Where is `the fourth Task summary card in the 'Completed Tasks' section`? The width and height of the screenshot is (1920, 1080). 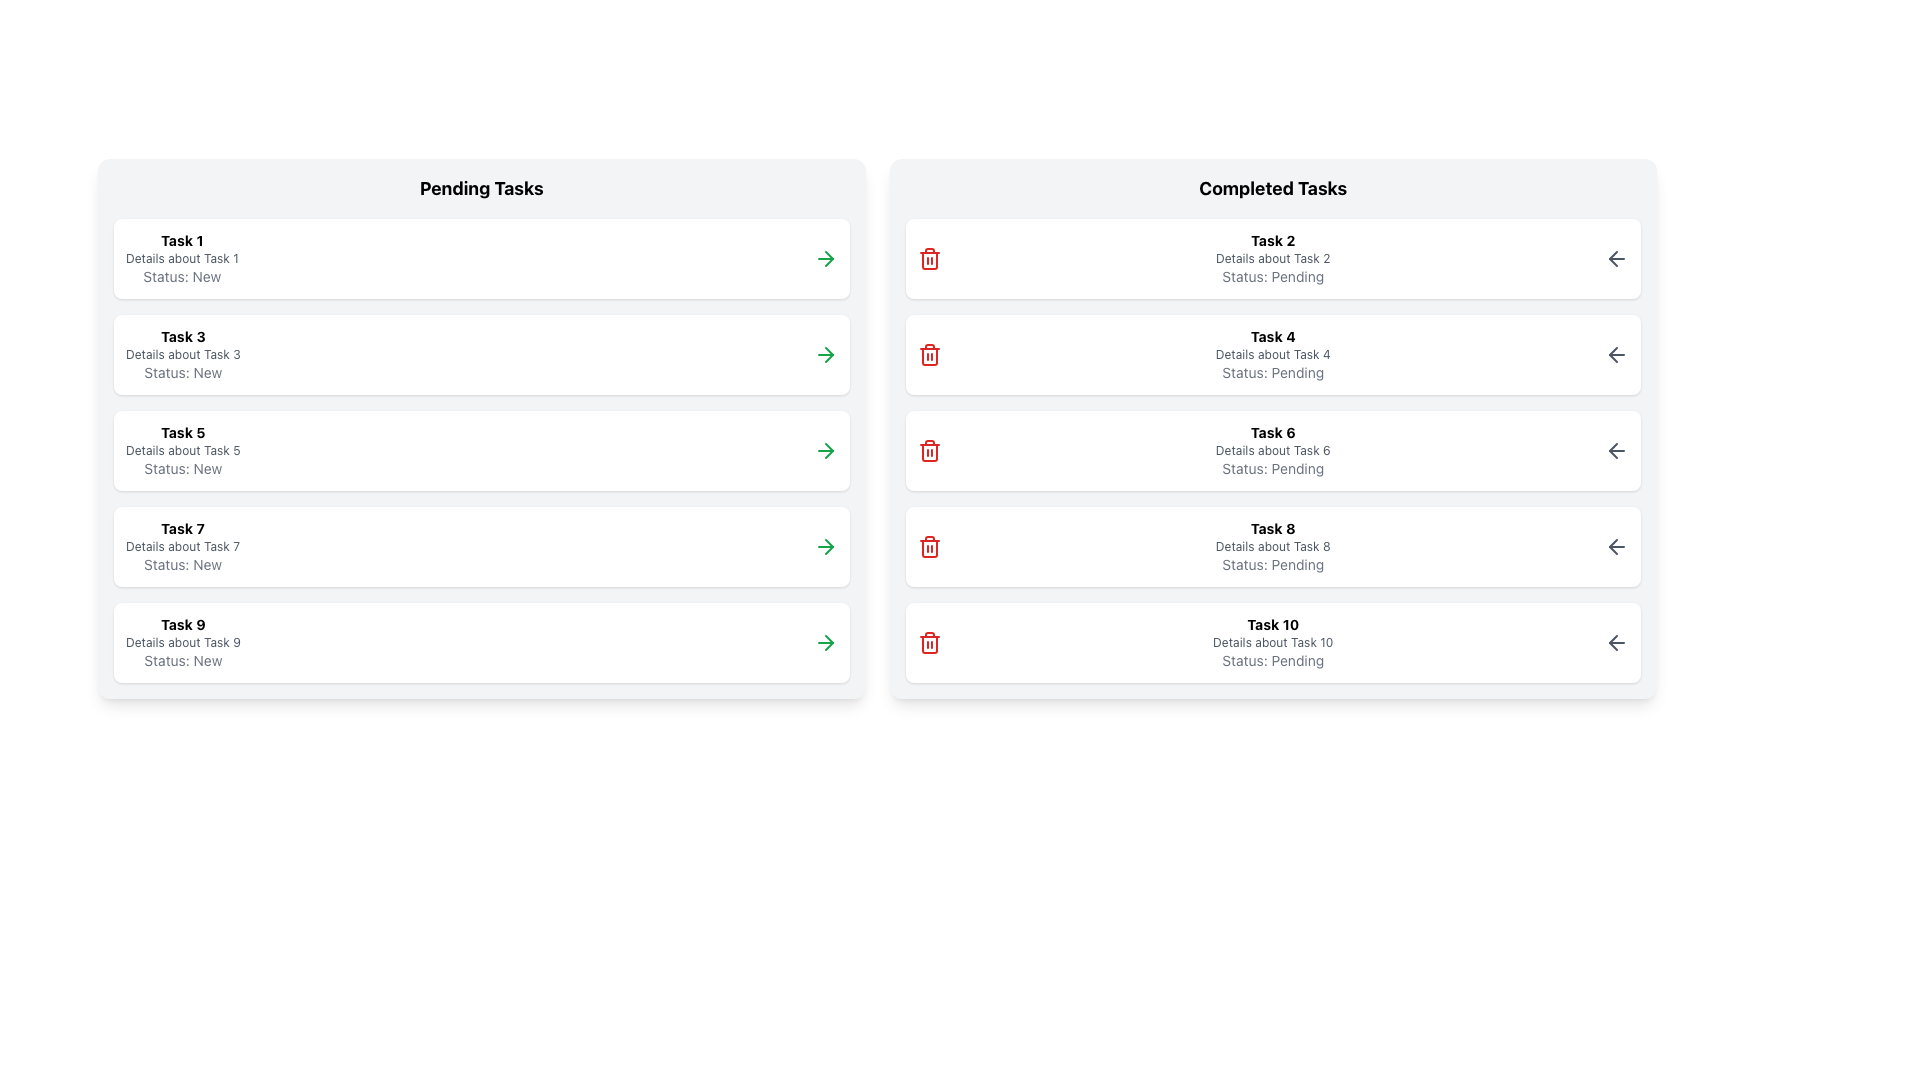
the fourth Task summary card in the 'Completed Tasks' section is located at coordinates (1272, 547).